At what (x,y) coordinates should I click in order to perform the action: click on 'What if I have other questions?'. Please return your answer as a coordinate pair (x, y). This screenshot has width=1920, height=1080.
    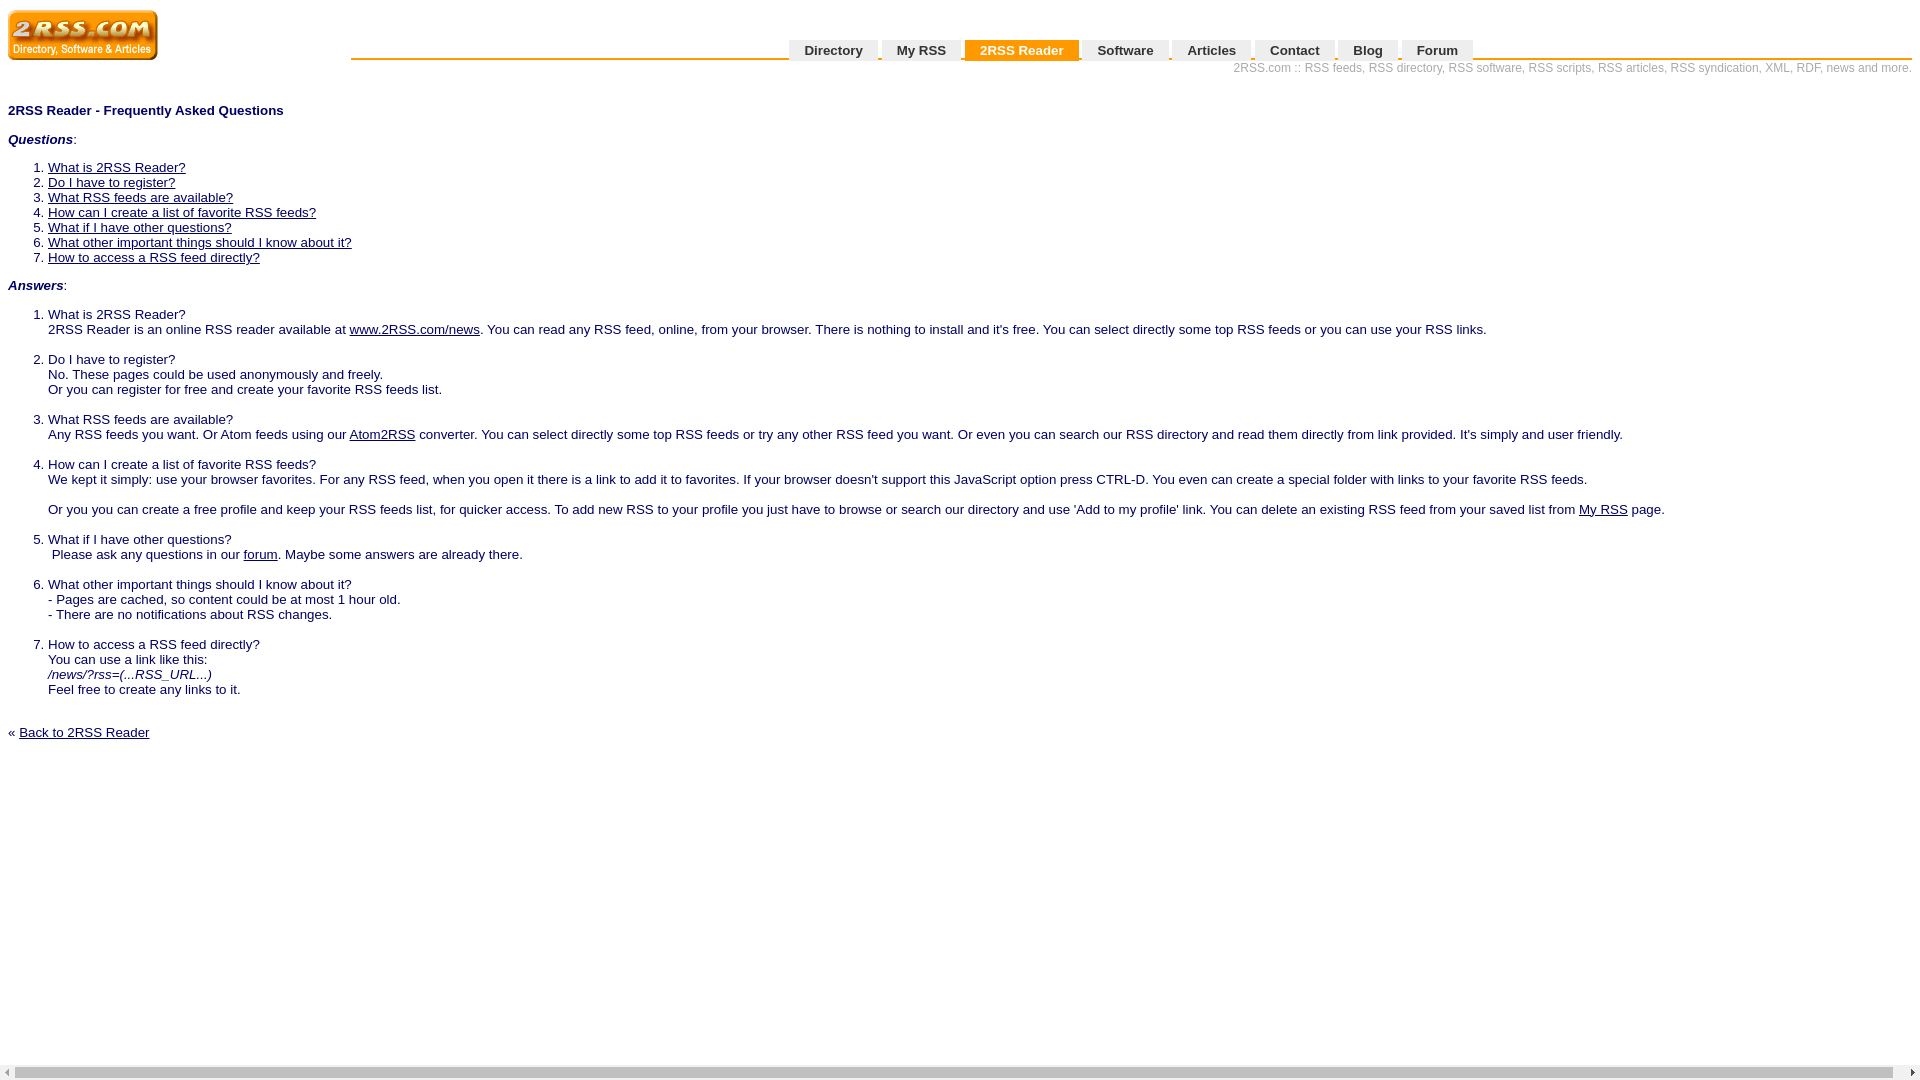
    Looking at the image, I should click on (138, 226).